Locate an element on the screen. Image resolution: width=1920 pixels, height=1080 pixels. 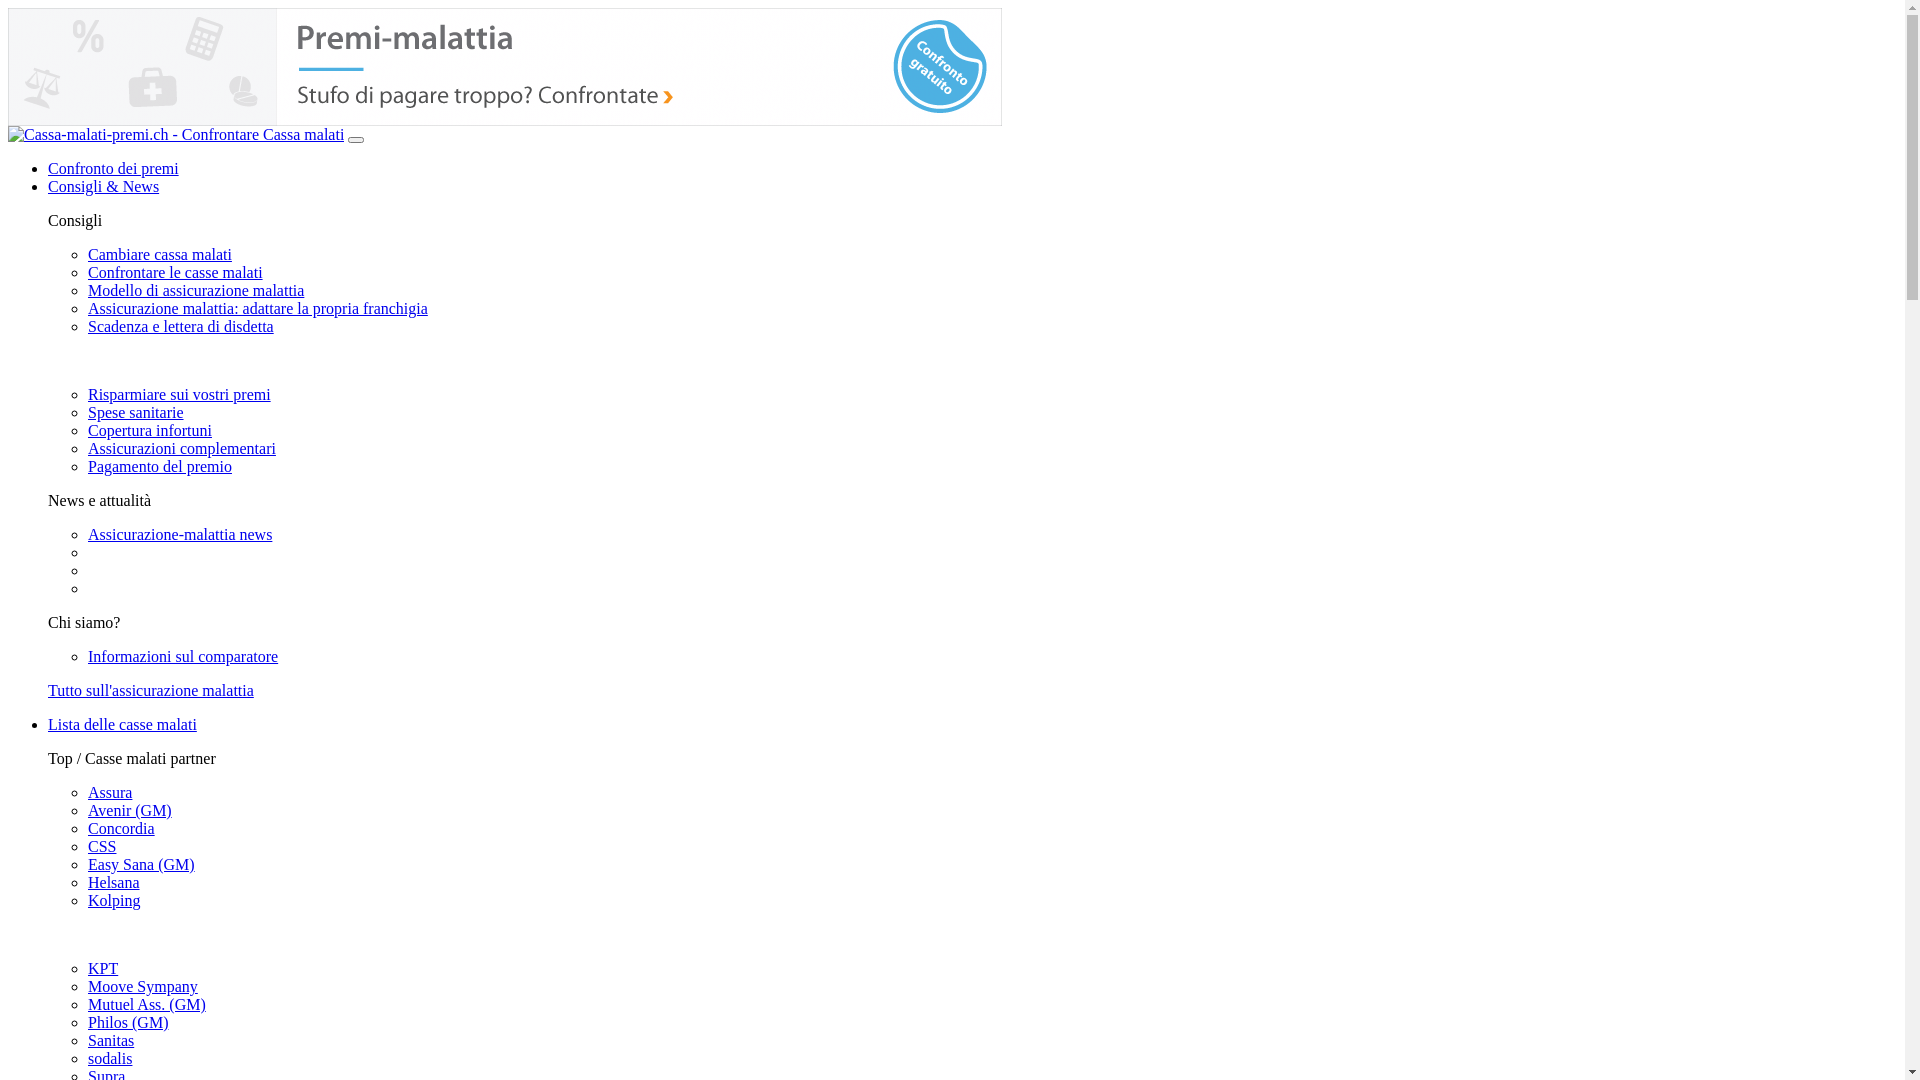
'Helsana' is located at coordinates (113, 881).